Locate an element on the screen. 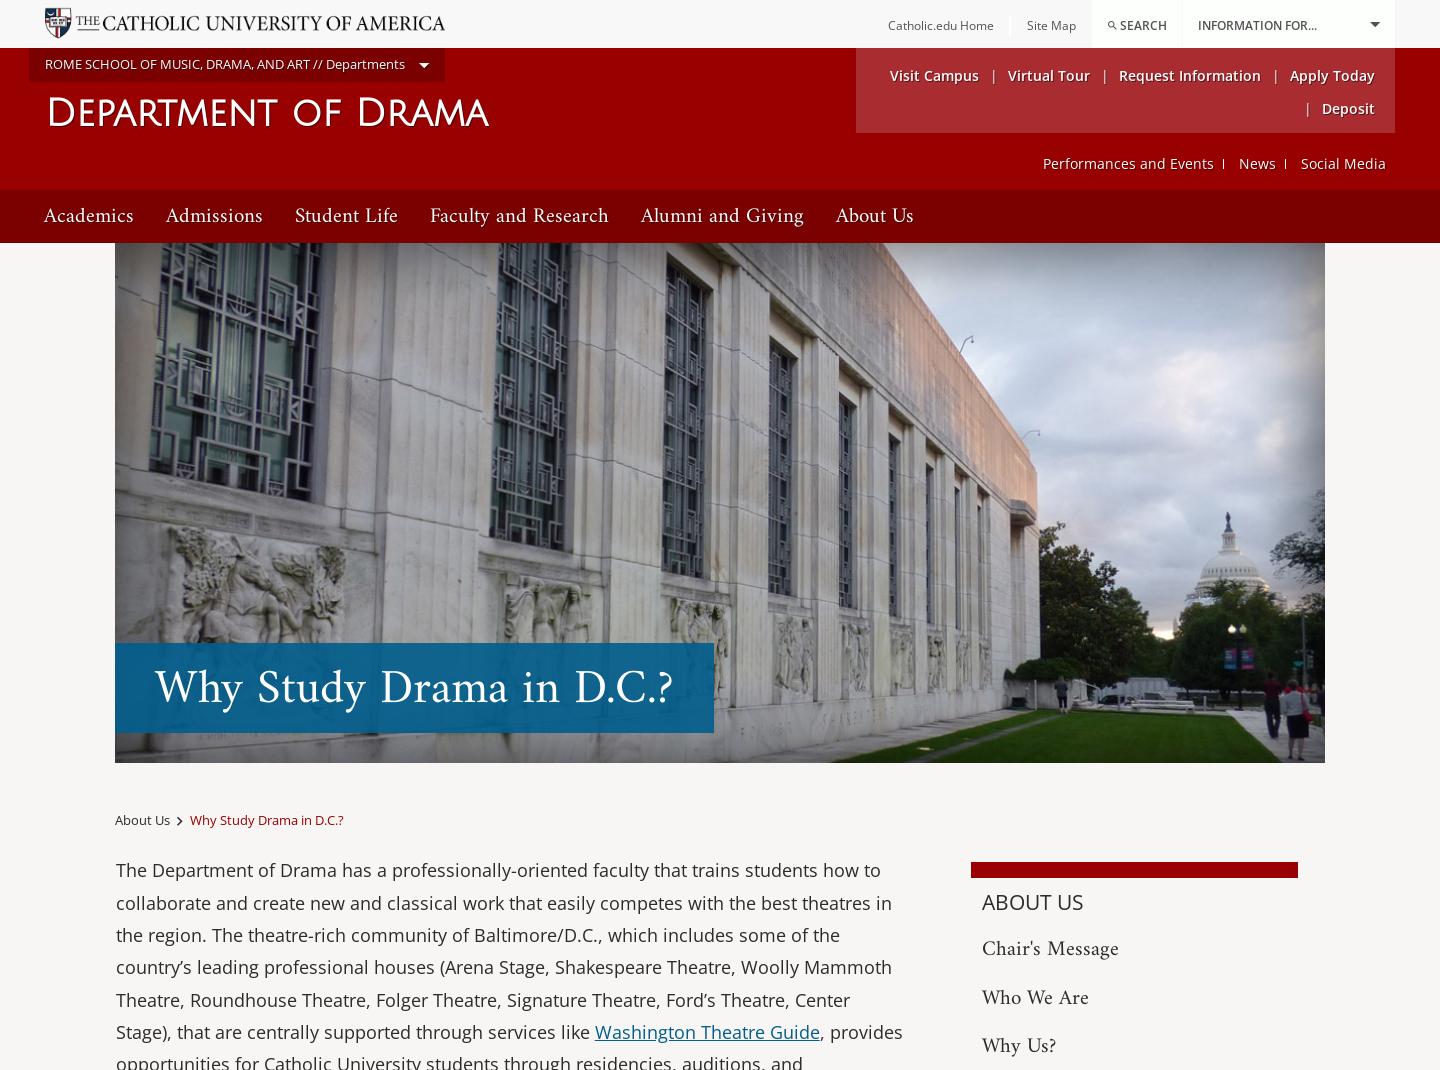  'Deposit' is located at coordinates (1321, 107).